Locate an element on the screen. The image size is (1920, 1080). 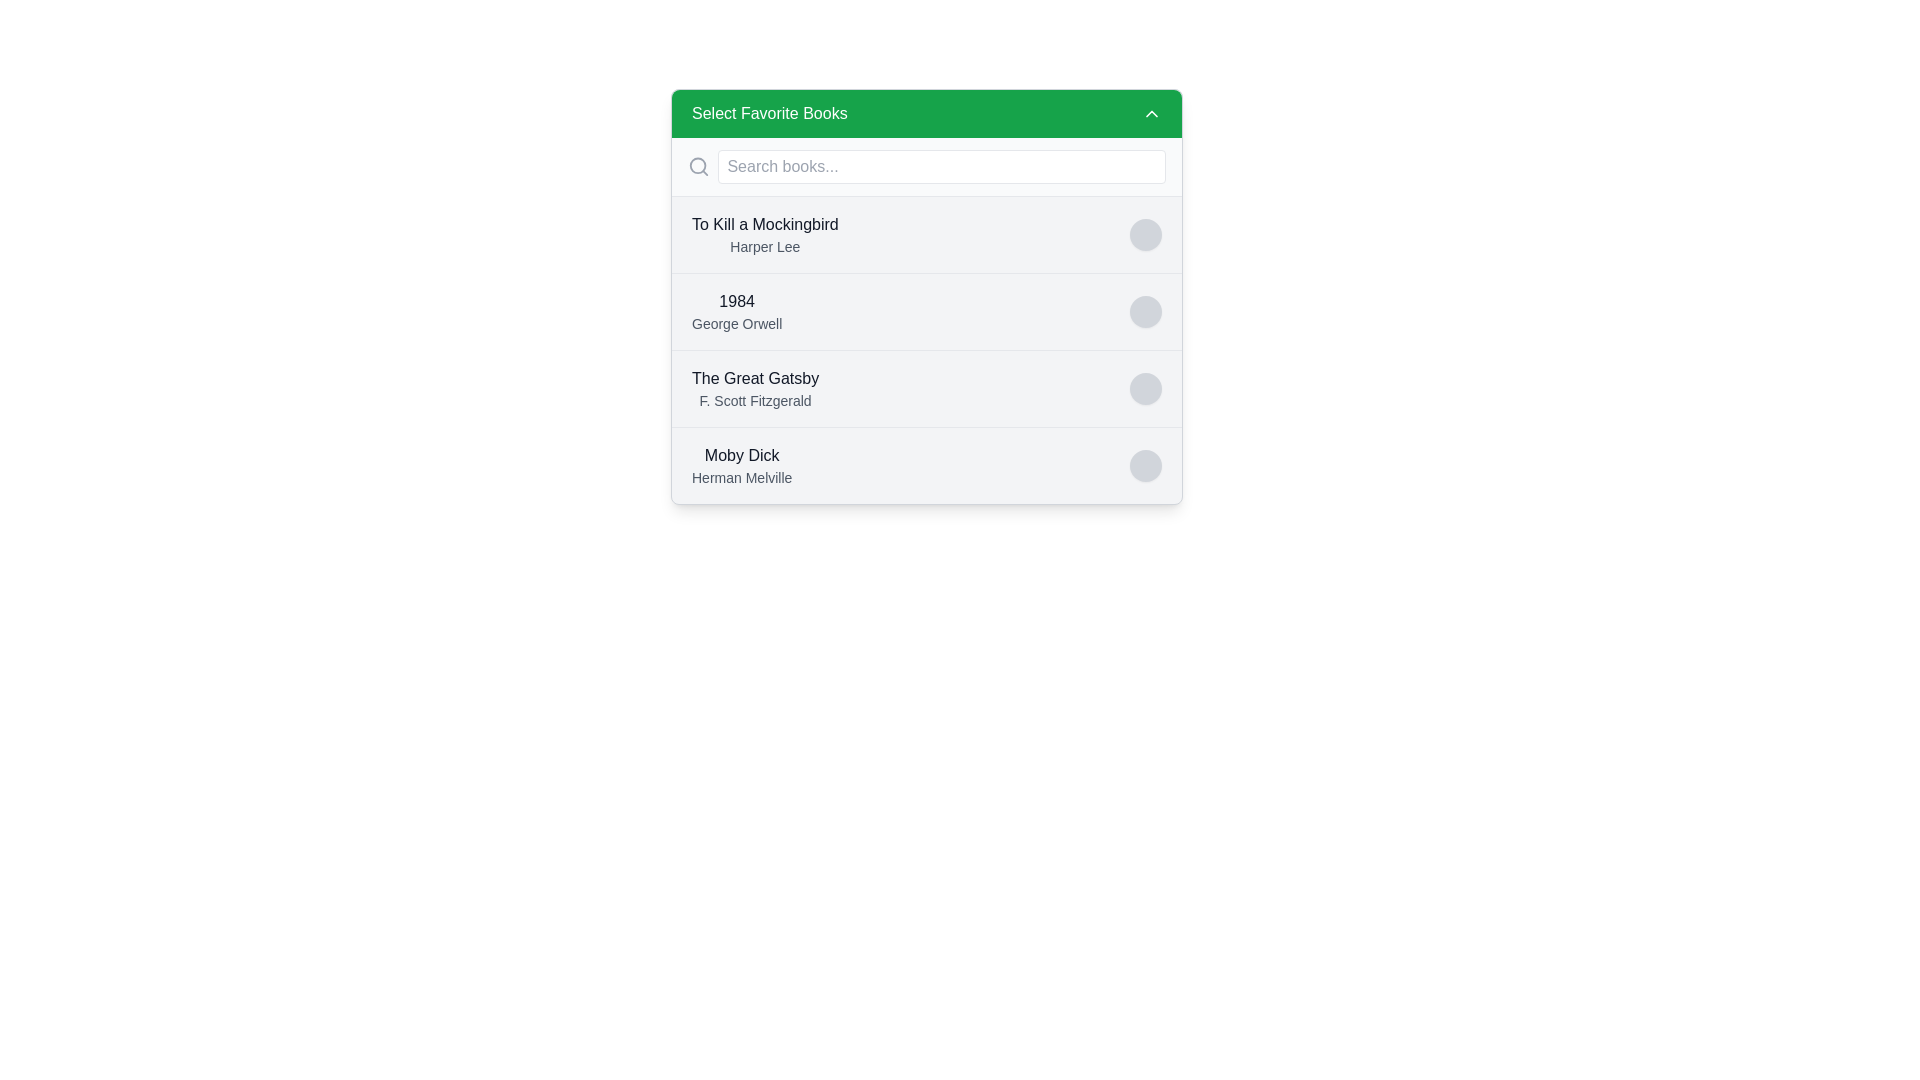
the bold text label displaying the title '1984' in dark gray, which is positioned in the book selection list, directly above 'George Orwell' is located at coordinates (736, 301).